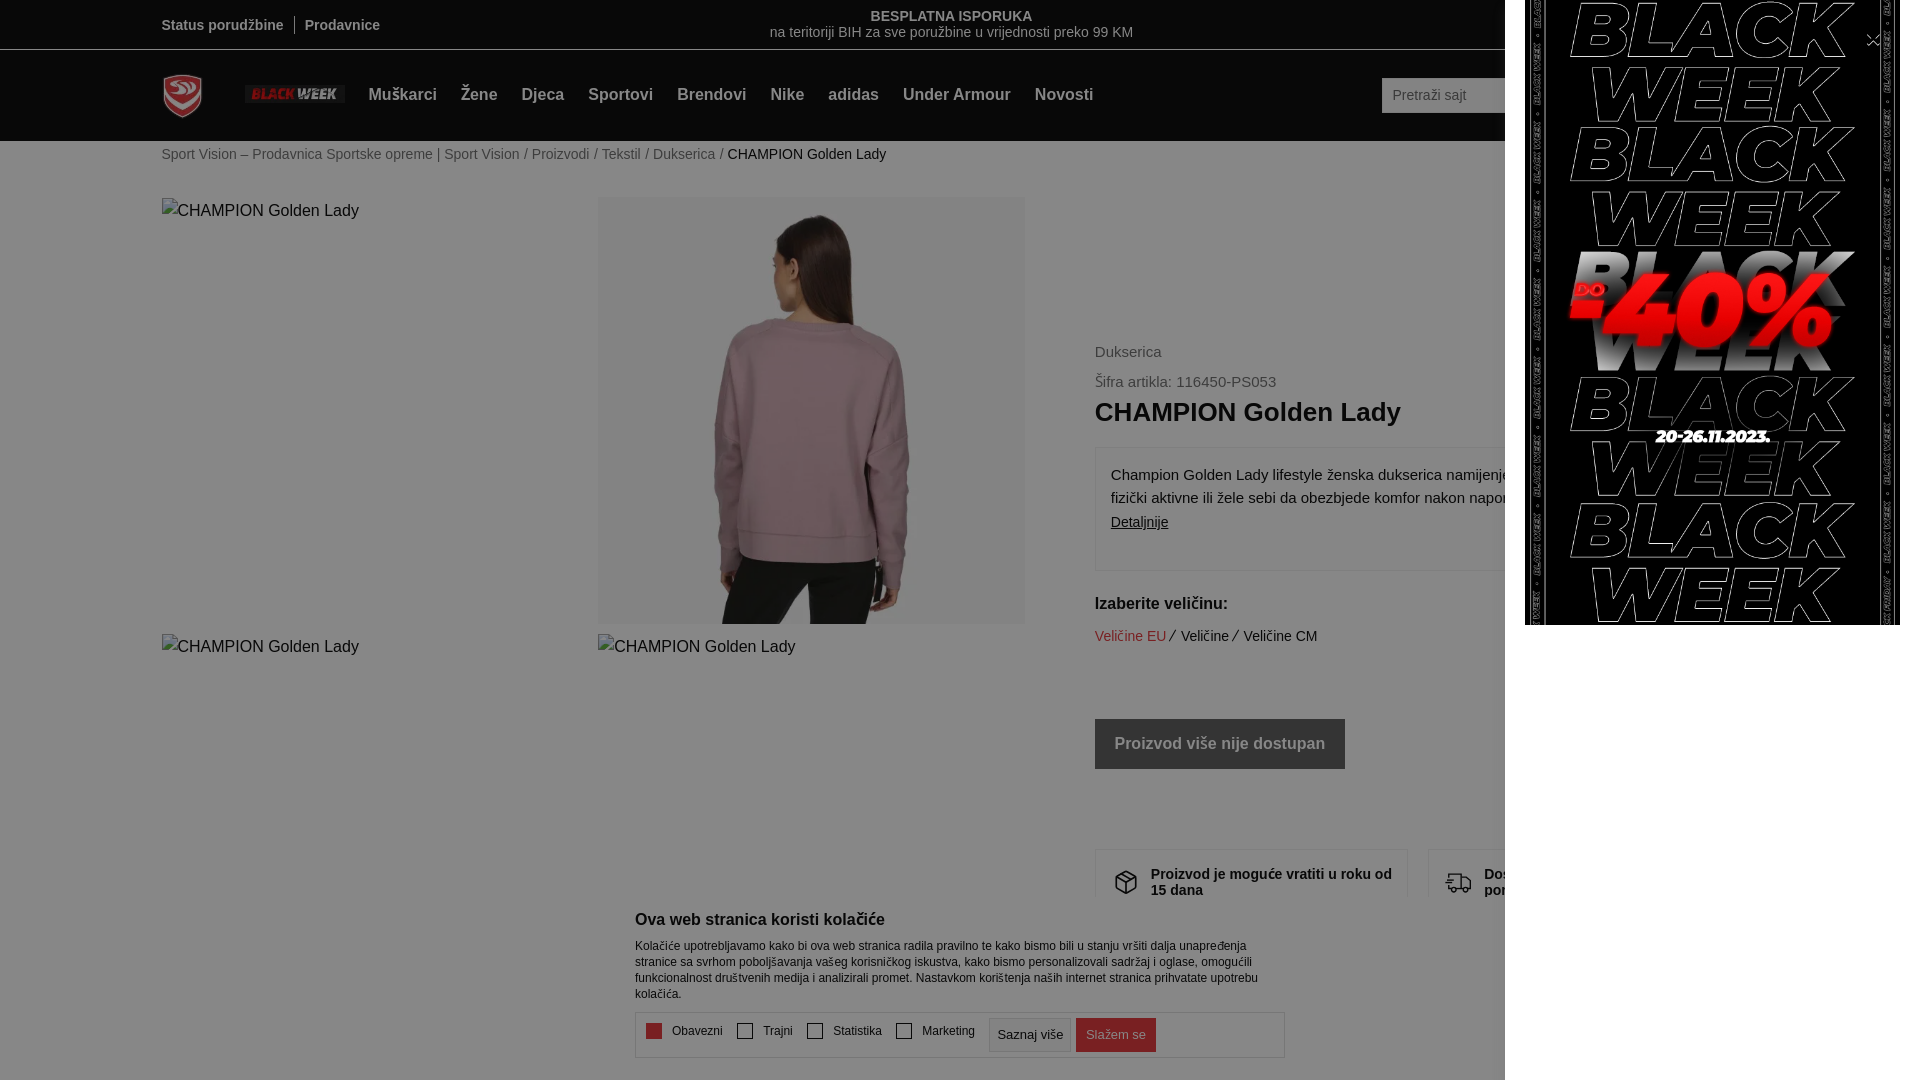 The height and width of the screenshot is (1080, 1920). What do you see at coordinates (711, 95) in the screenshot?
I see `'Brendovi'` at bounding box center [711, 95].